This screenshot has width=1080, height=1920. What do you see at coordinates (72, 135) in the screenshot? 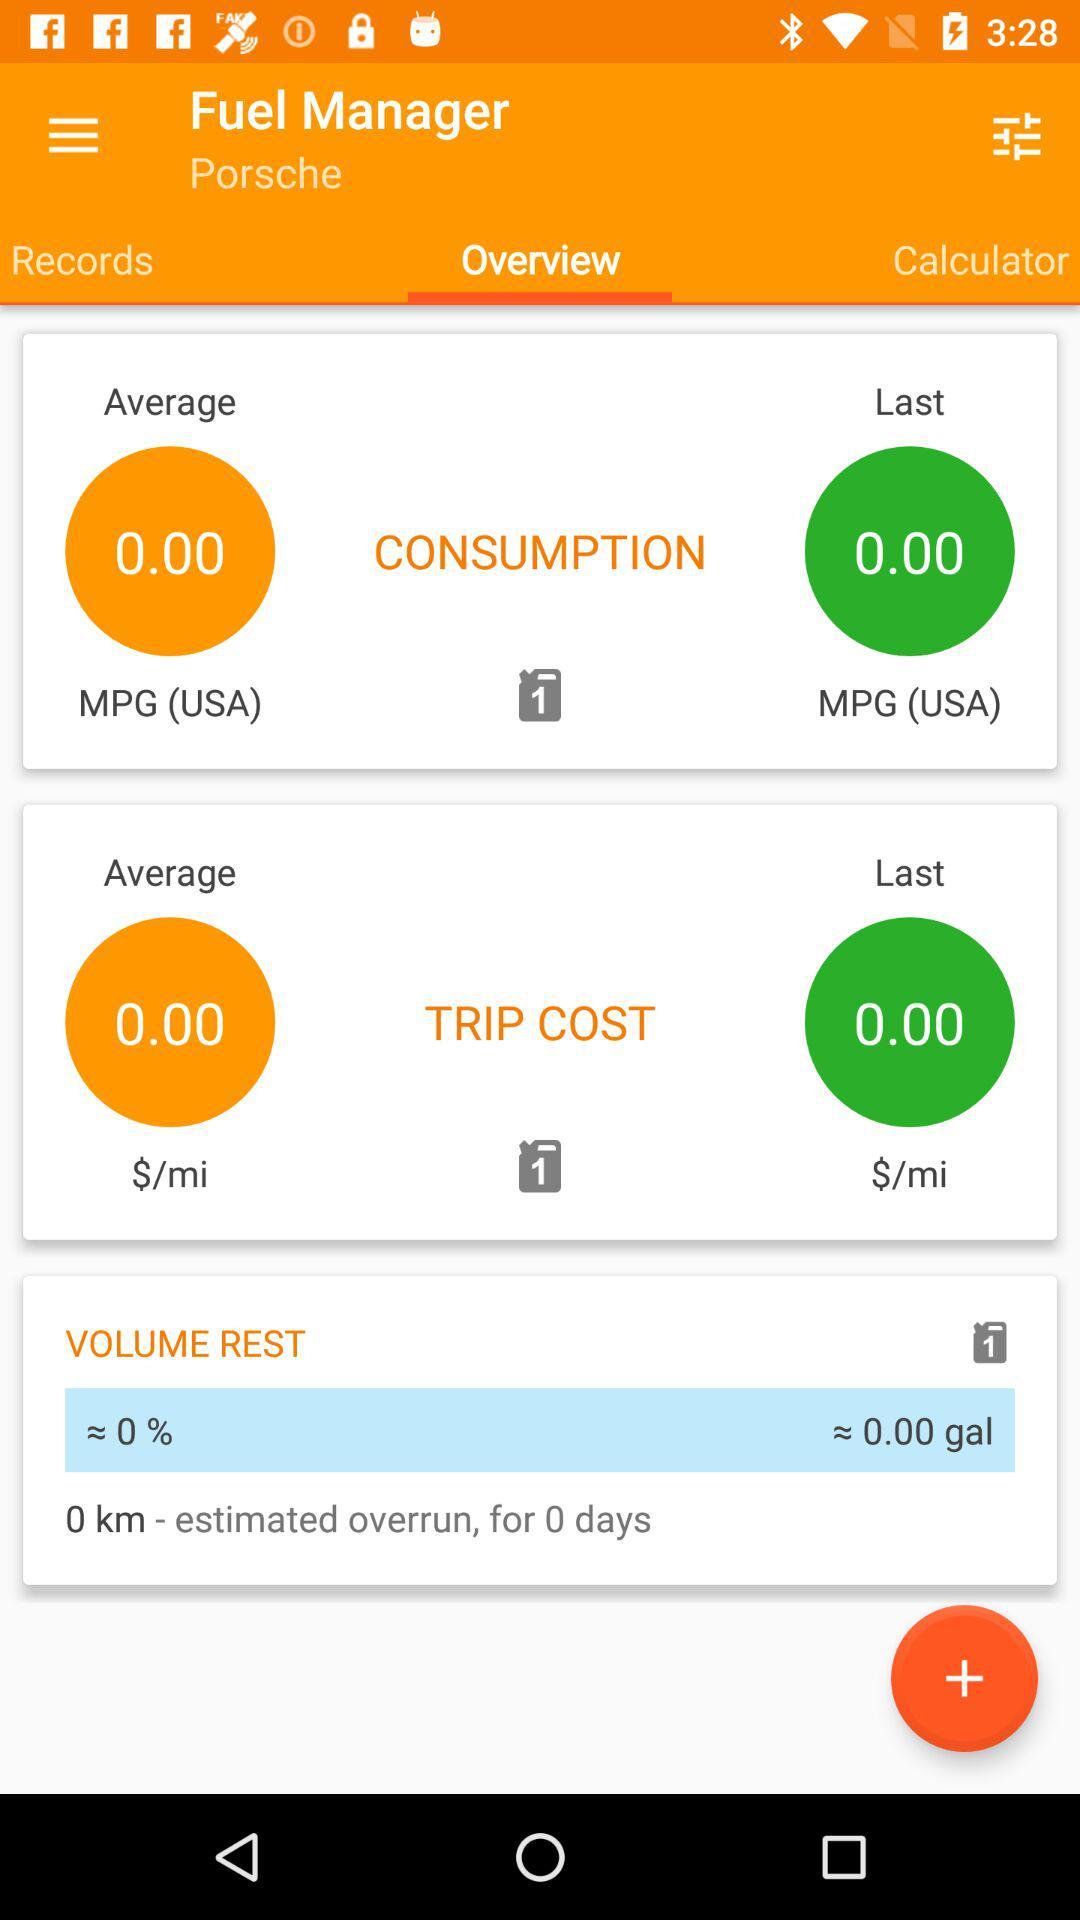
I see `icon next to the fuel manager` at bounding box center [72, 135].